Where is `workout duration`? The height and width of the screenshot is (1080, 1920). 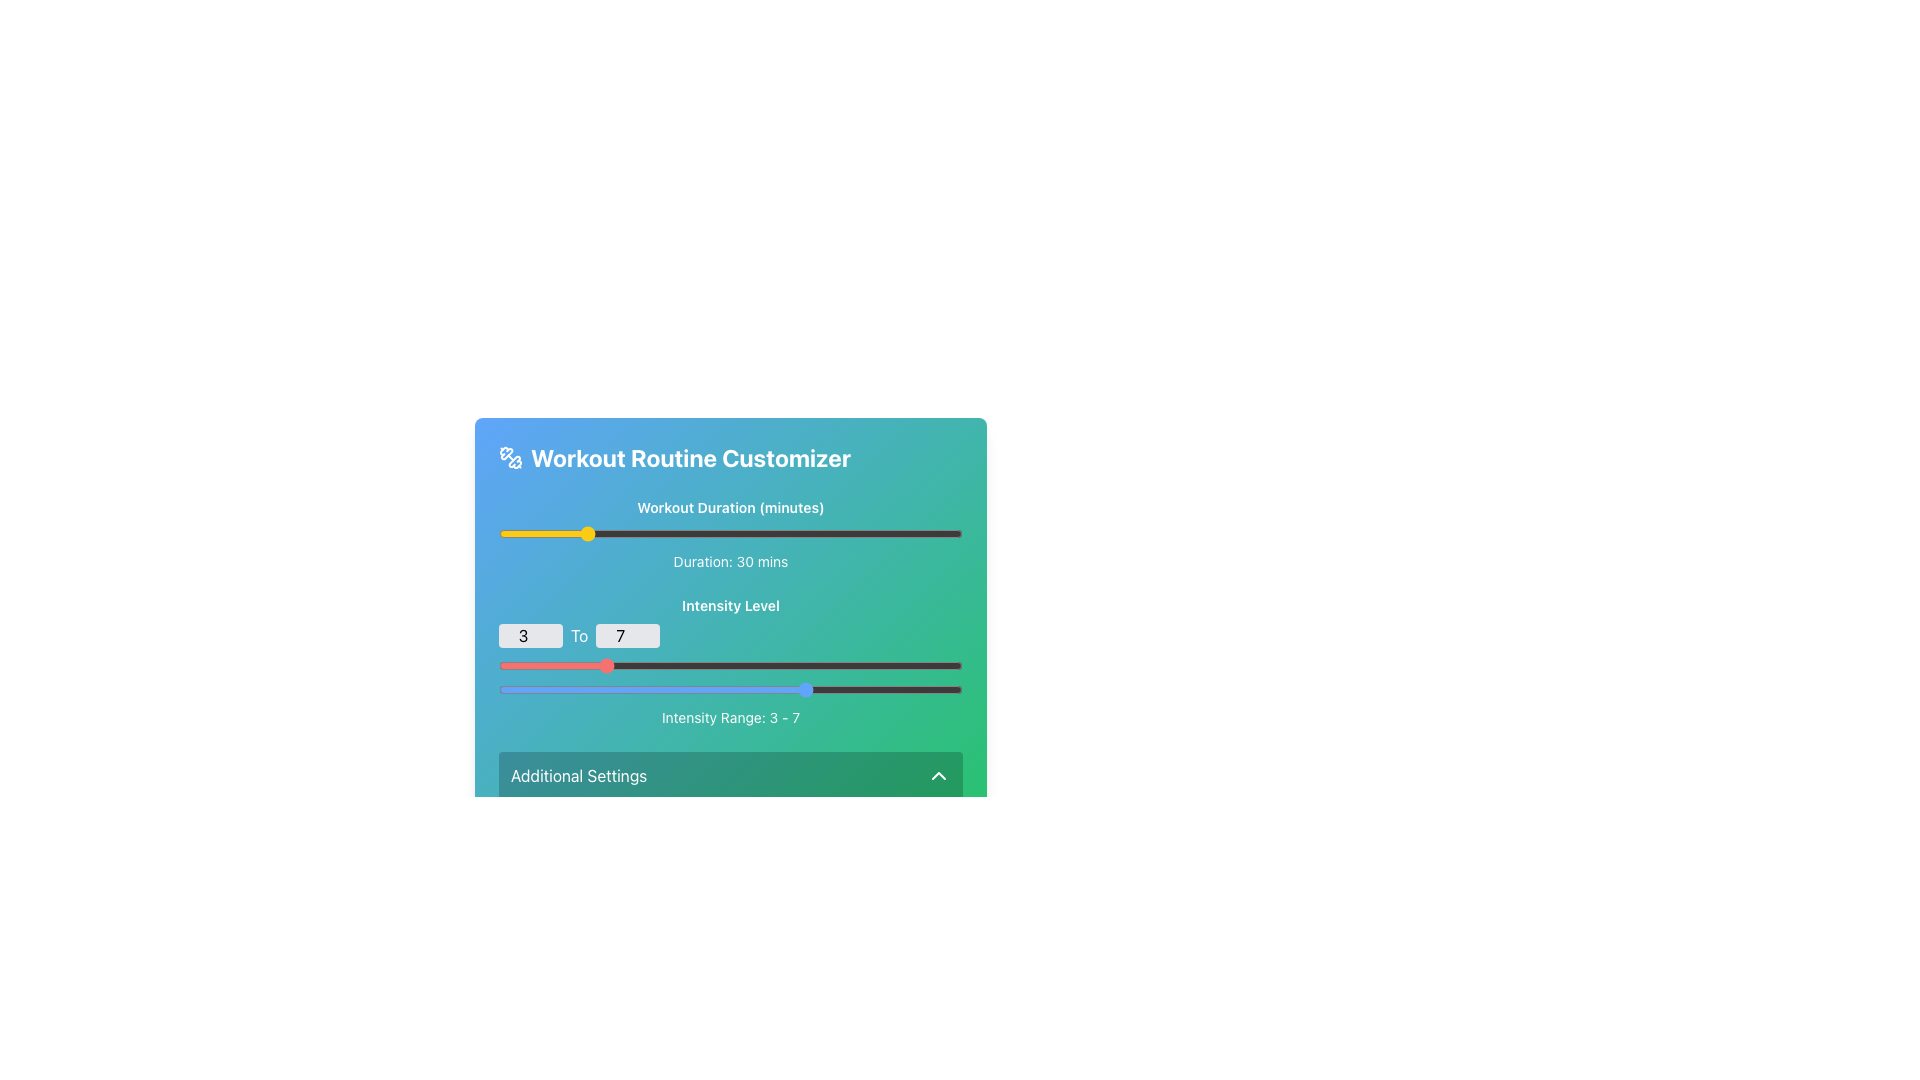
workout duration is located at coordinates (767, 532).